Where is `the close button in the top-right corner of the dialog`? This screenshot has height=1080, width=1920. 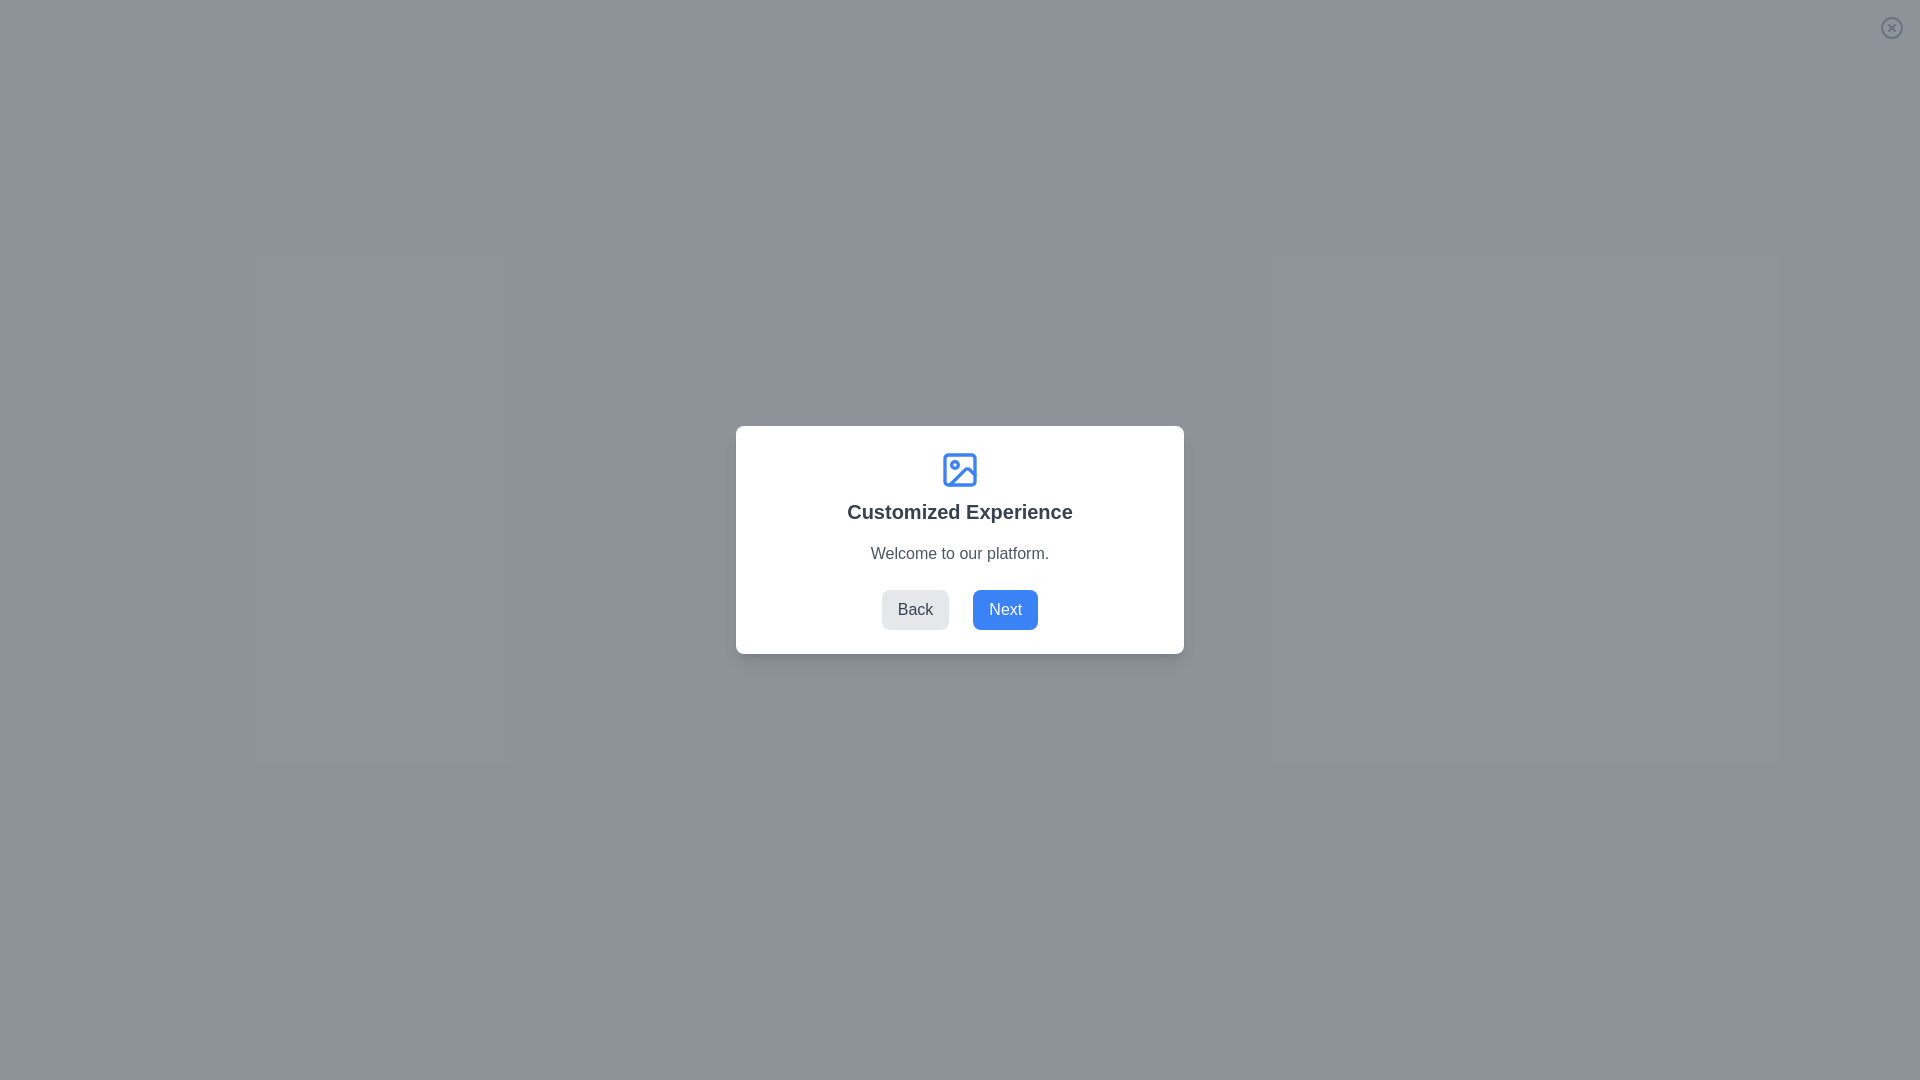
the close button in the top-right corner of the dialog is located at coordinates (1890, 27).